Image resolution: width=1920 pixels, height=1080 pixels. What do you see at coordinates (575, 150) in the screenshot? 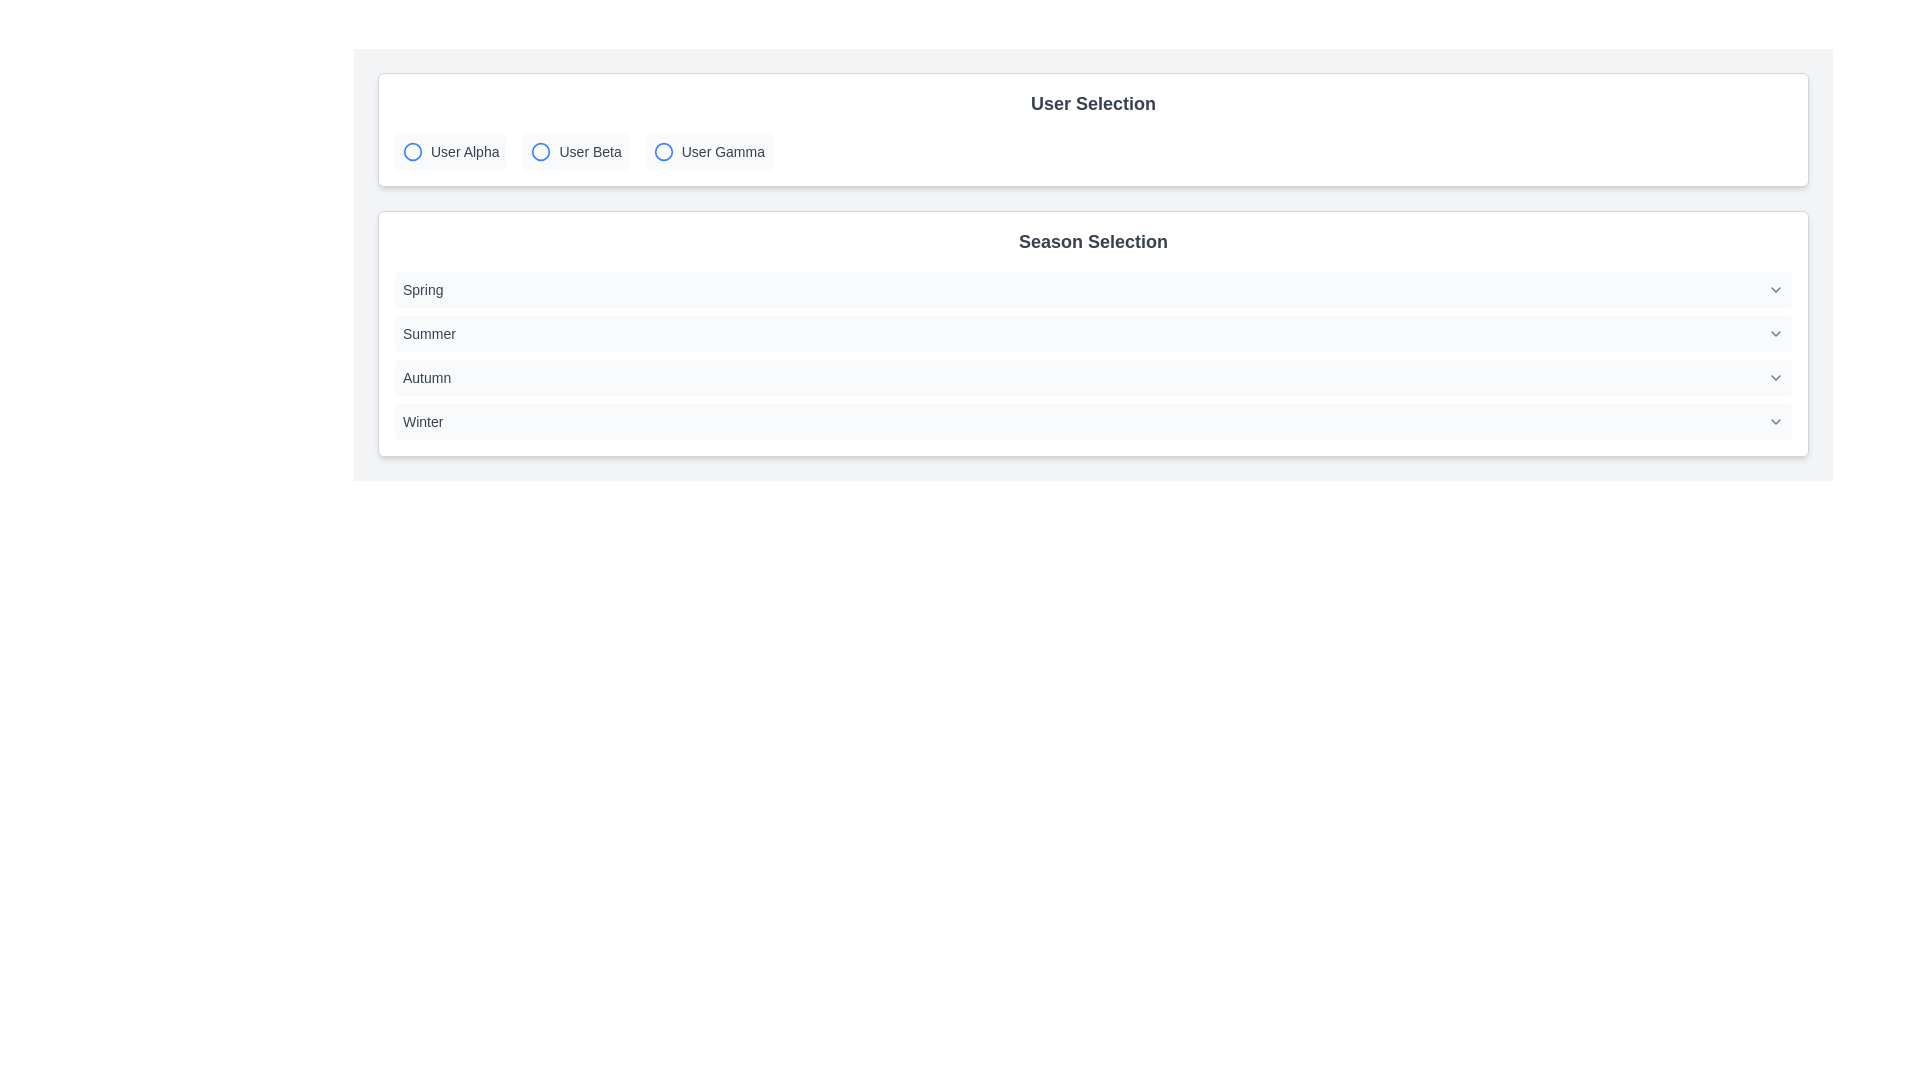
I see `the 'User Beta' radio button` at bounding box center [575, 150].